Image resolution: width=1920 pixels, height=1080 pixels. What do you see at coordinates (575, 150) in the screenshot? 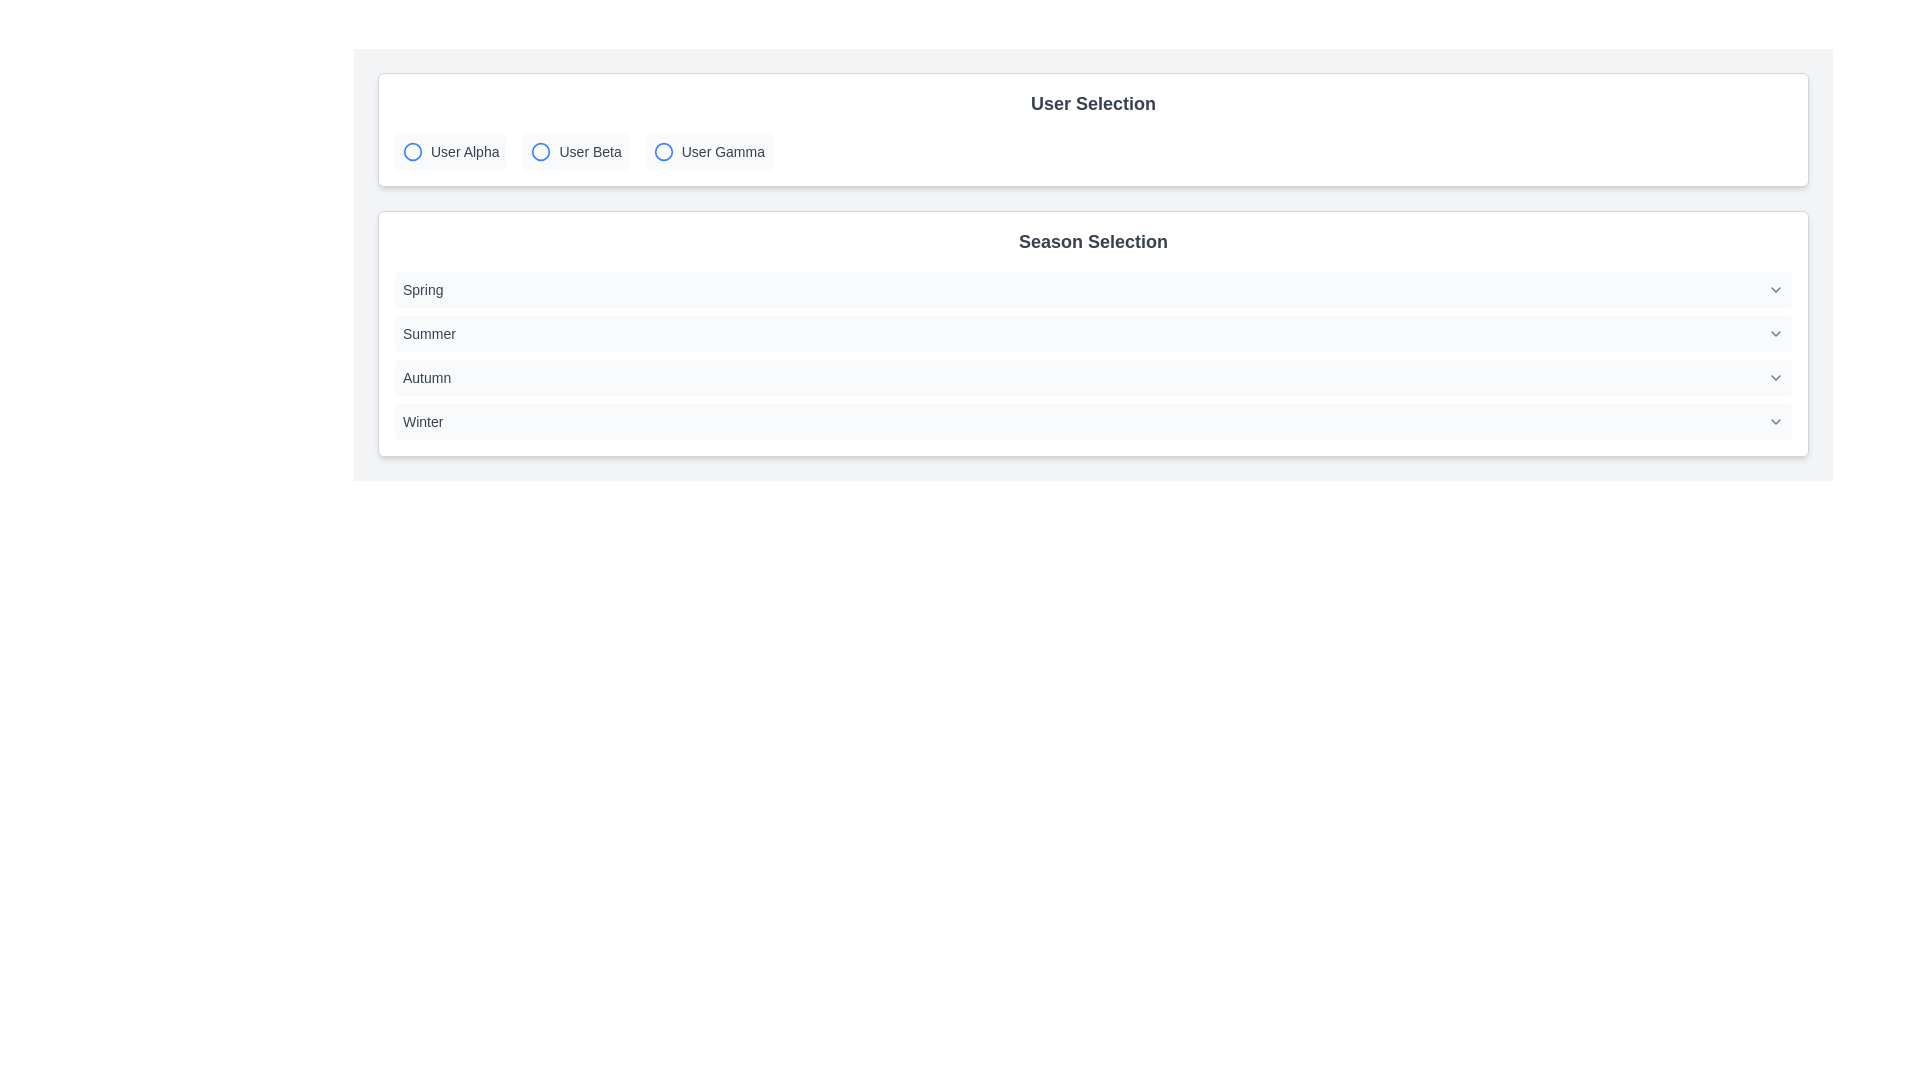
I see `the 'User Beta' radio button` at bounding box center [575, 150].